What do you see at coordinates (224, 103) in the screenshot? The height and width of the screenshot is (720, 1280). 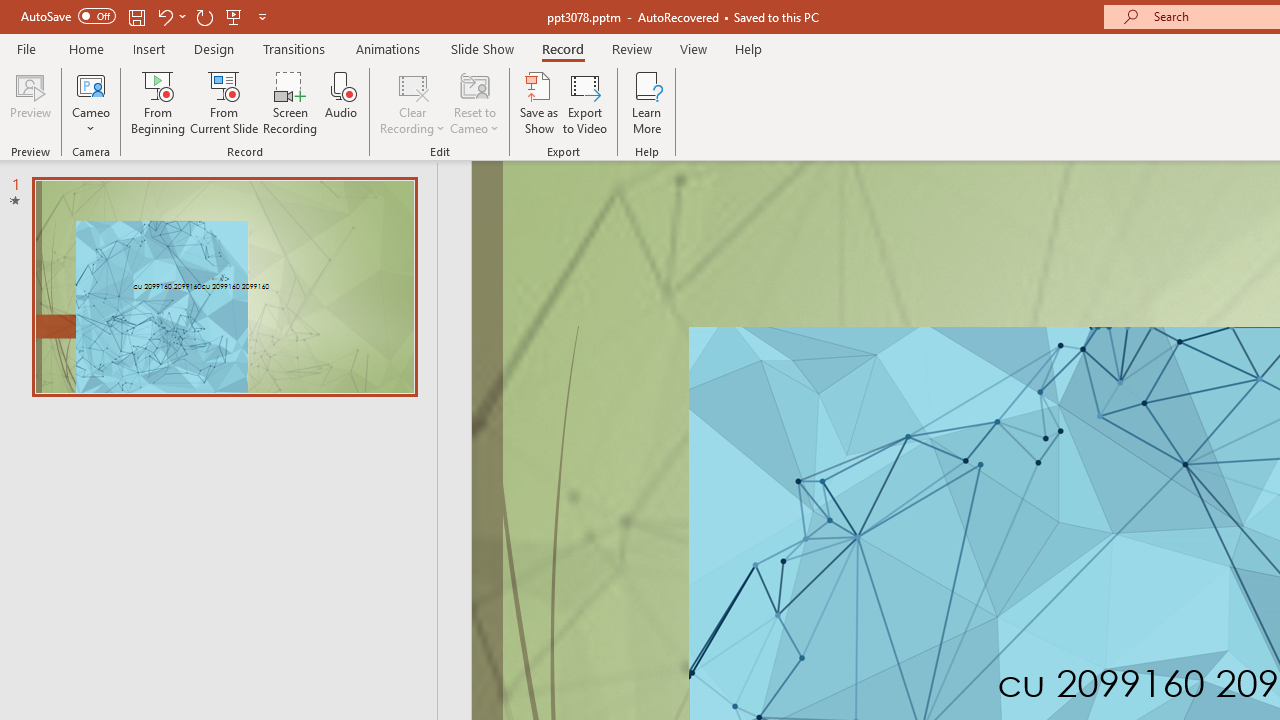 I see `'From Current Slide...'` at bounding box center [224, 103].